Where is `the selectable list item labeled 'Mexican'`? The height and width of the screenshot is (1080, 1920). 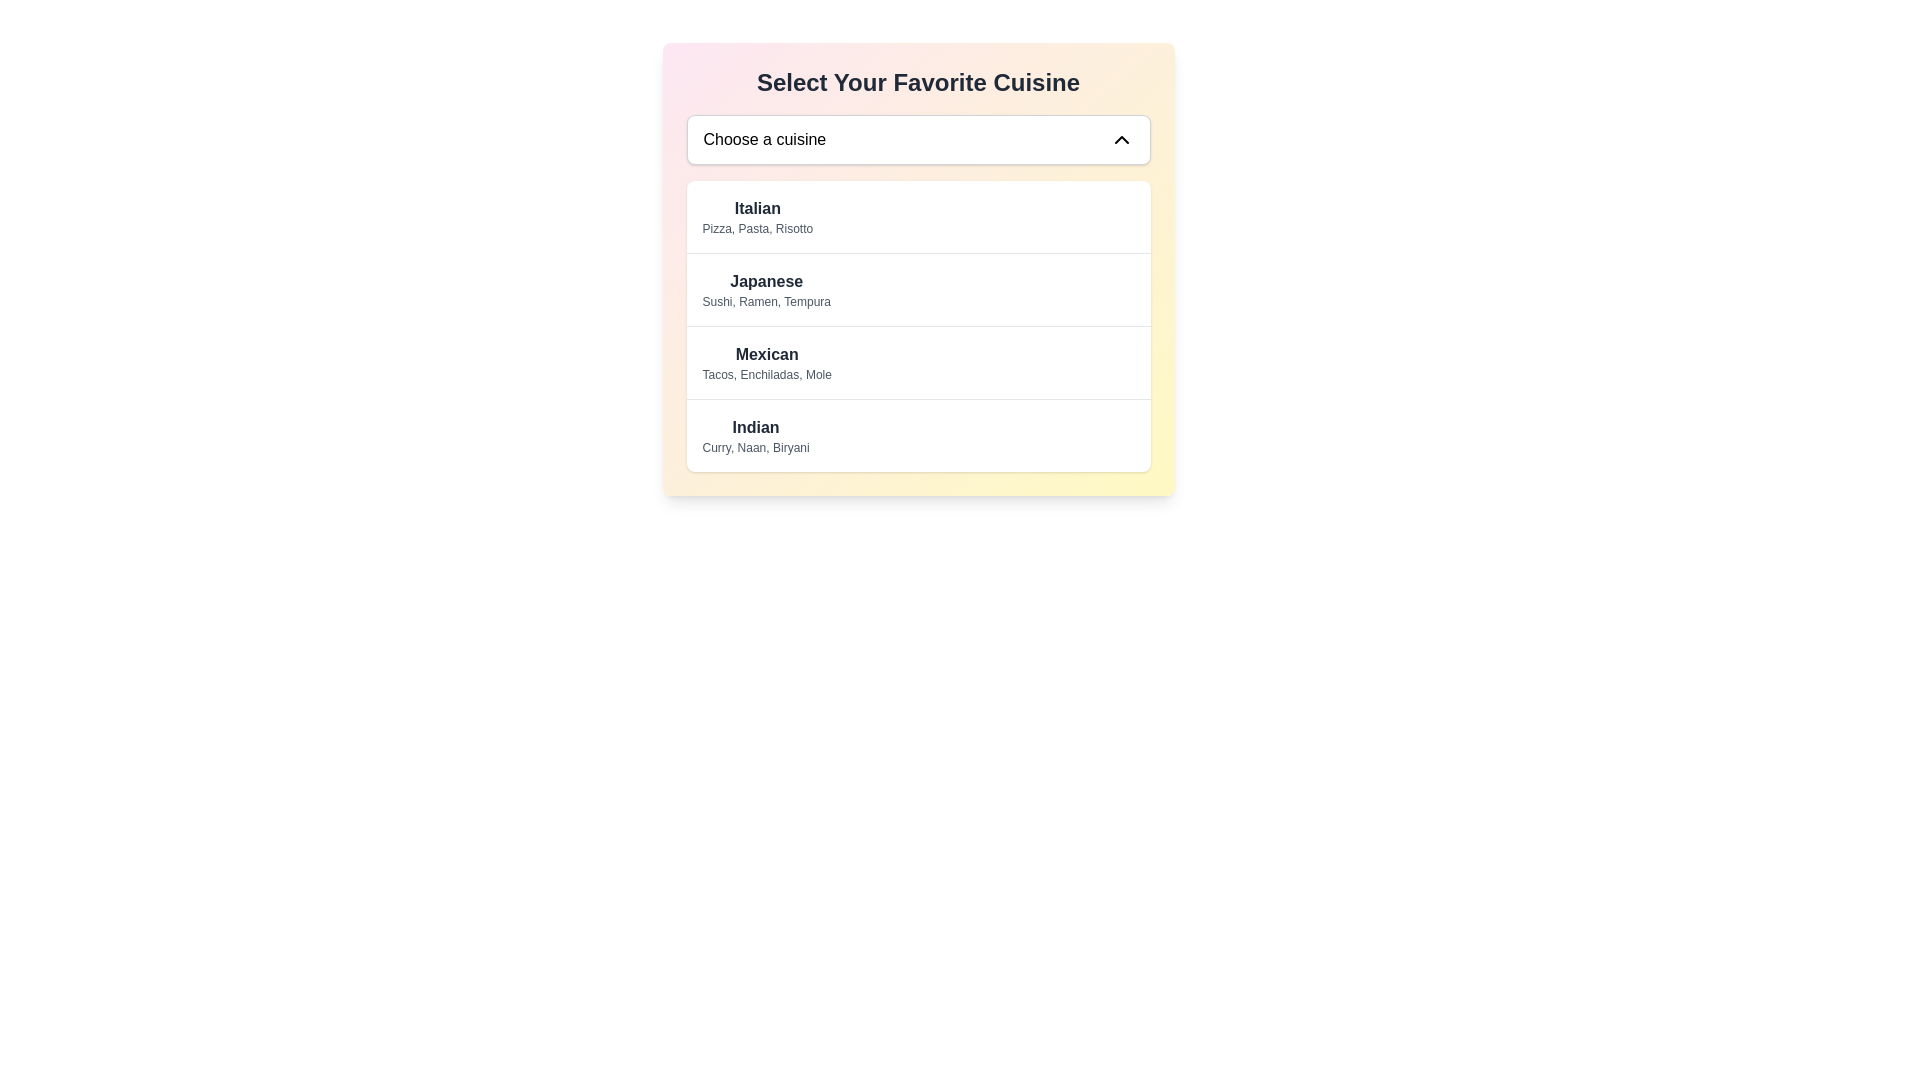
the selectable list item labeled 'Mexican' is located at coordinates (766, 362).